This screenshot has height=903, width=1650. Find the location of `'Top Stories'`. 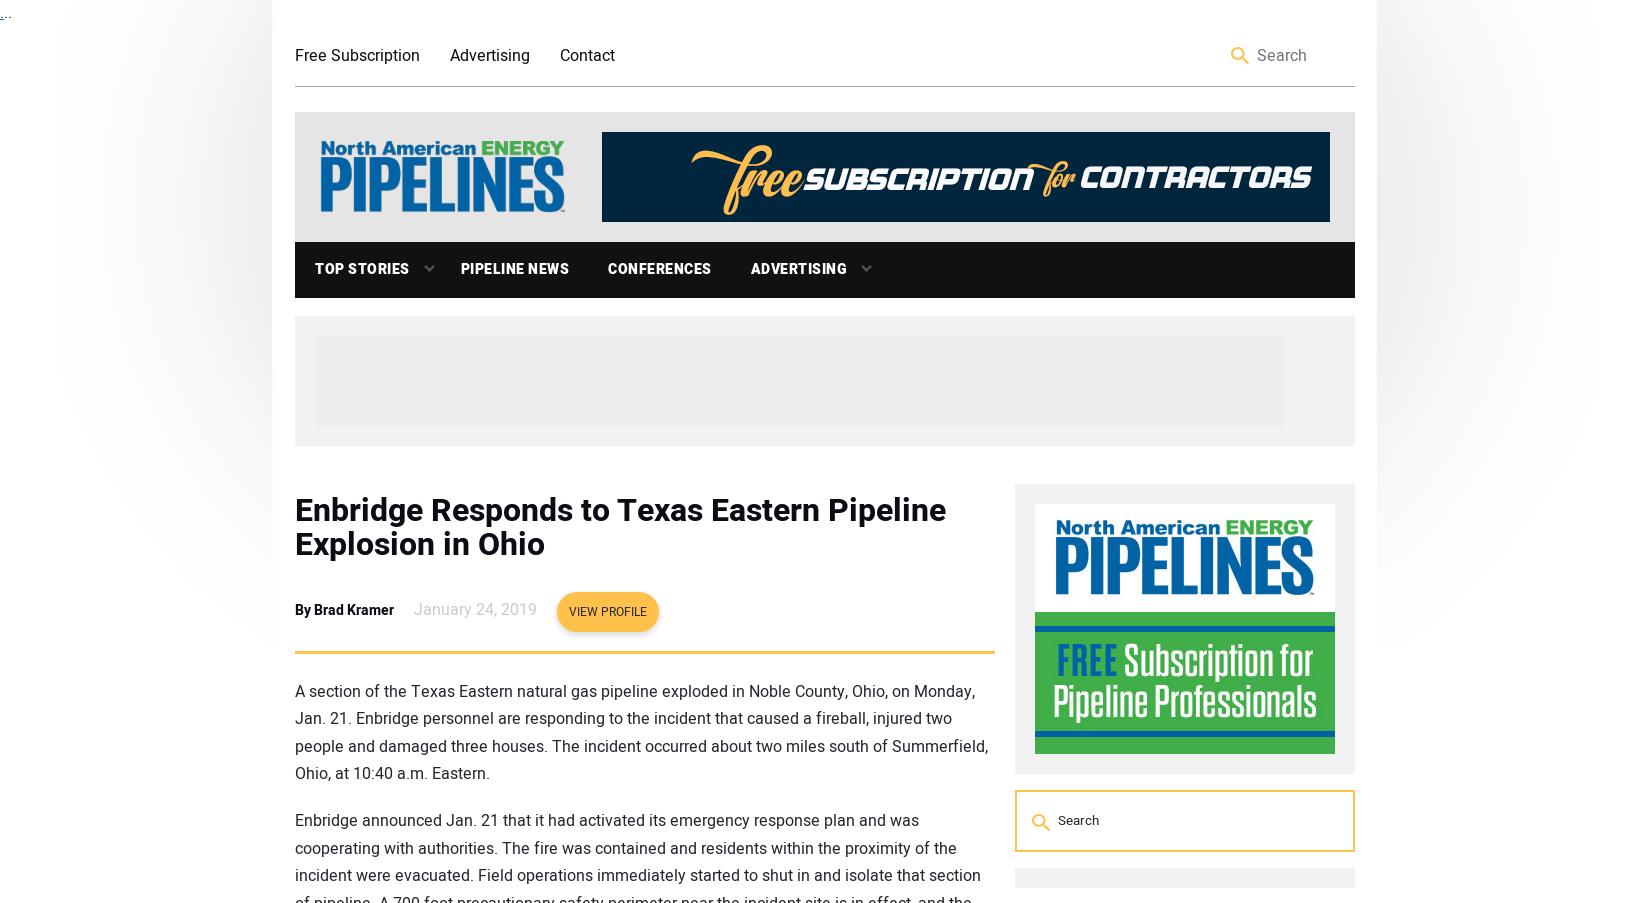

'Top Stories' is located at coordinates (362, 267).